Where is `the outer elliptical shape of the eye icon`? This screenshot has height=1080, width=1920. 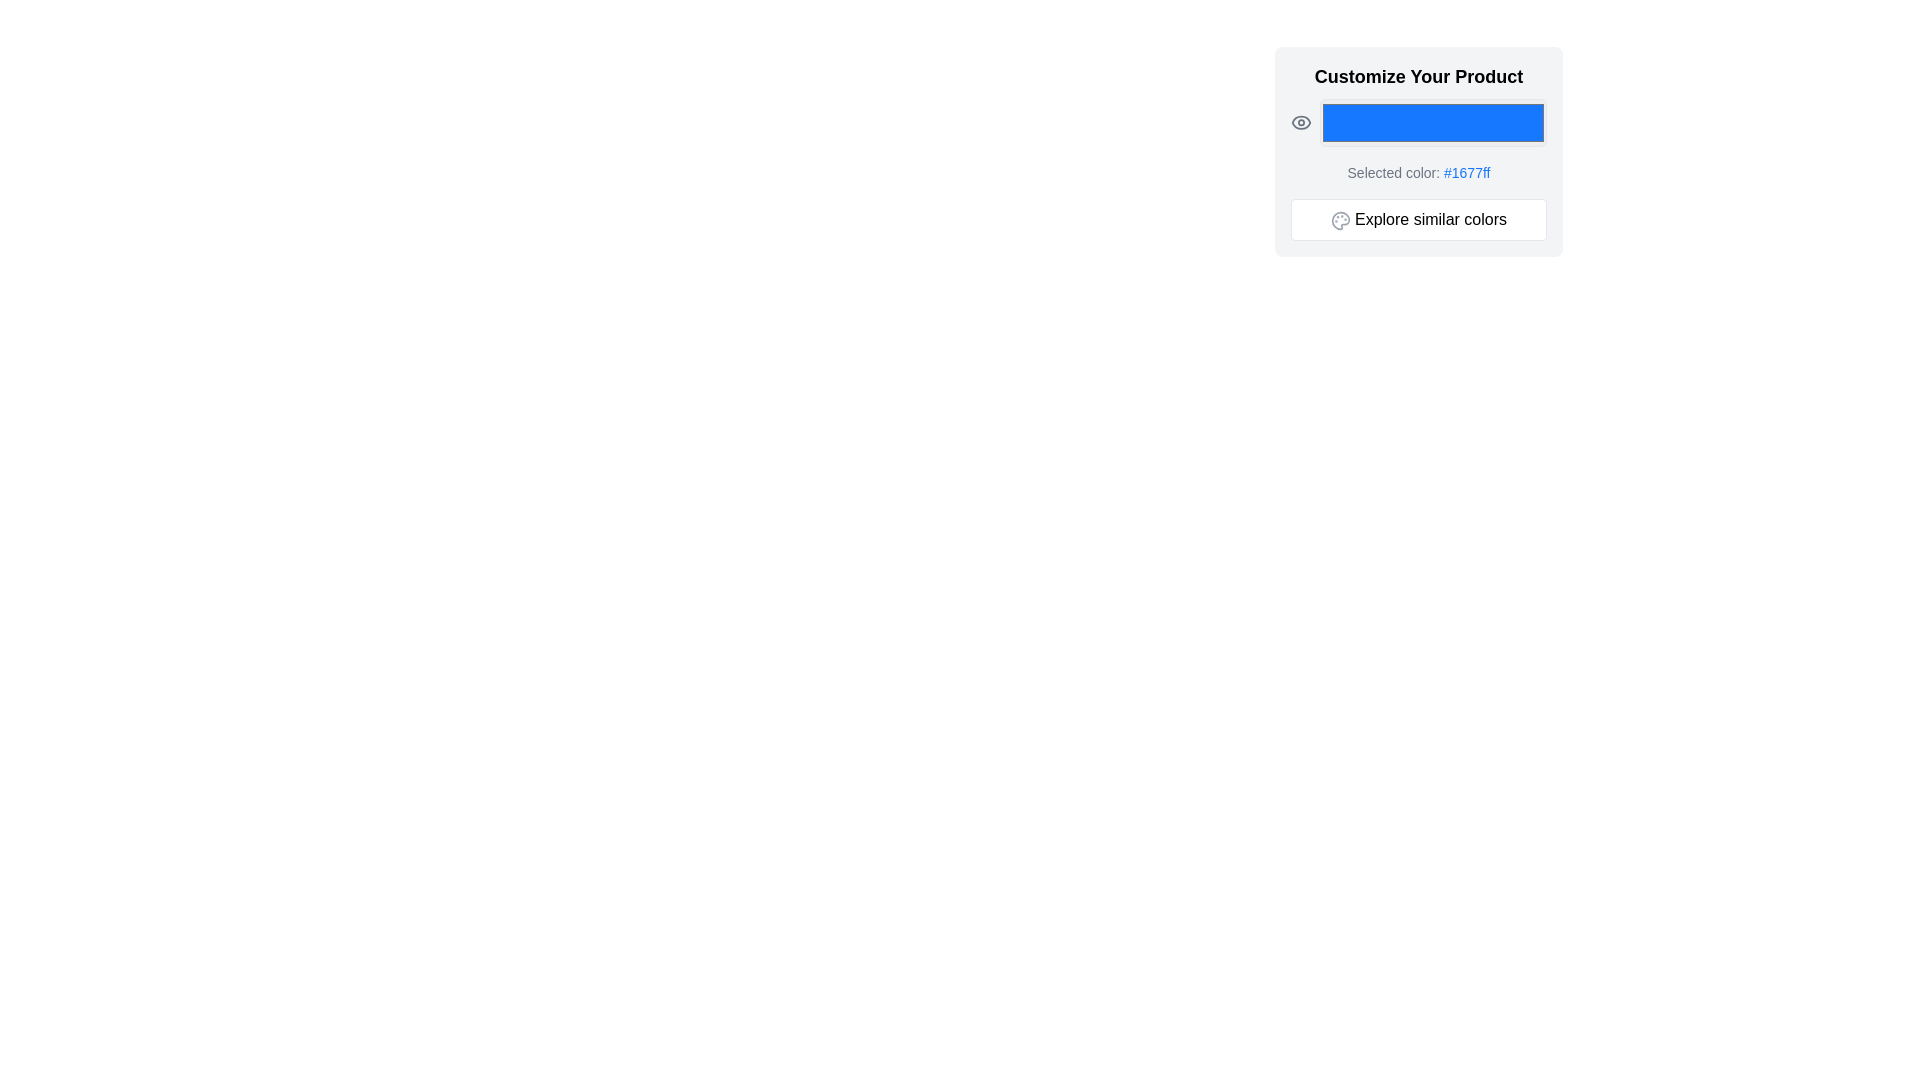 the outer elliptical shape of the eye icon is located at coordinates (1301, 123).